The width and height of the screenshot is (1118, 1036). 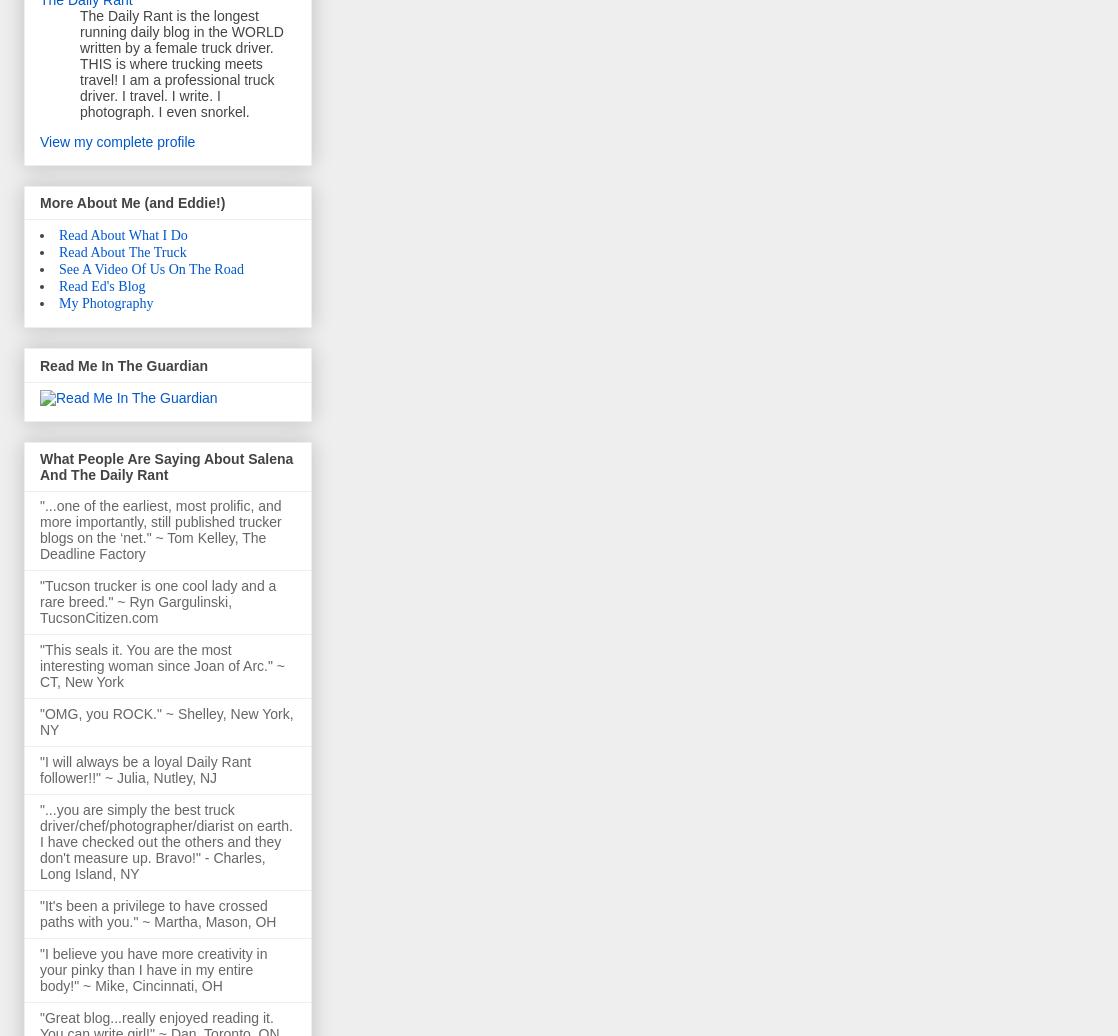 What do you see at coordinates (153, 970) in the screenshot?
I see `'"I believe you have more creativity in your pinky than I have in my entire body!" ~ Mike, Cincinnati, OH'` at bounding box center [153, 970].